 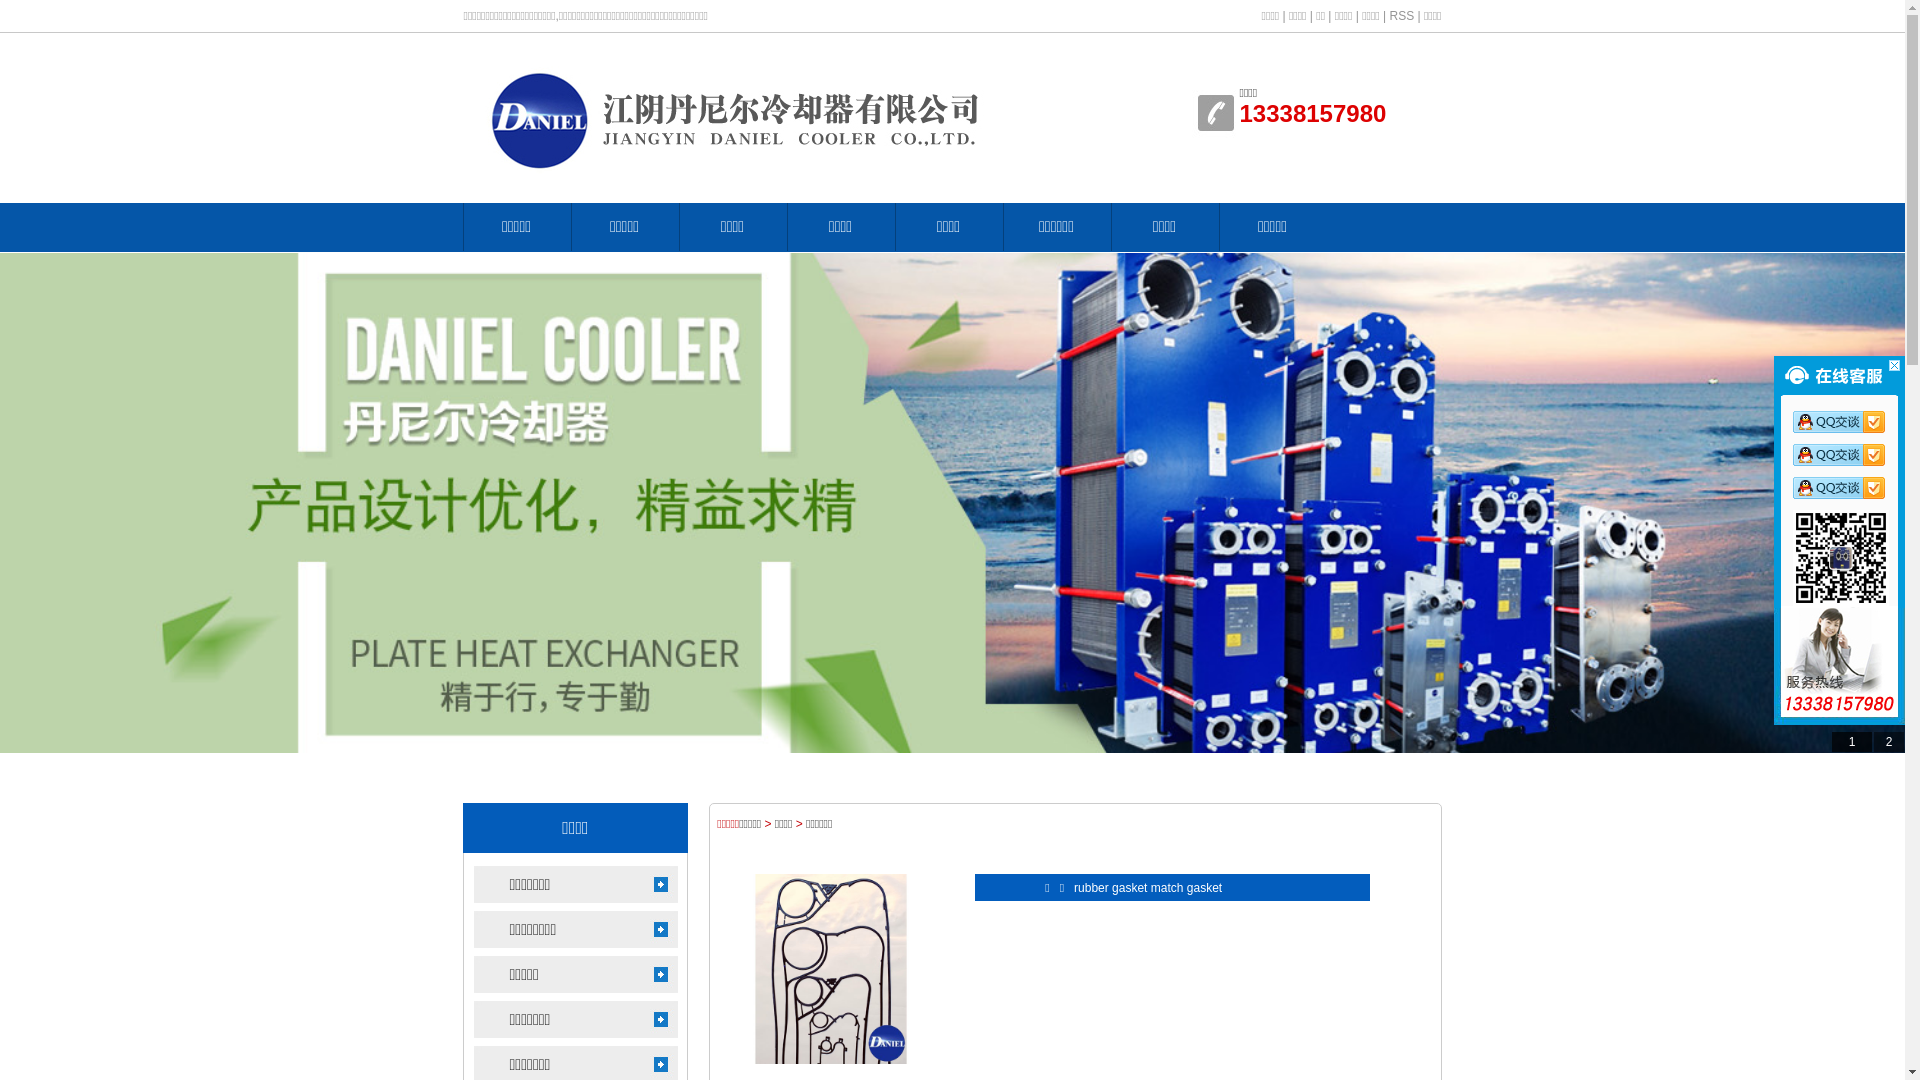 What do you see at coordinates (1387, 15) in the screenshot?
I see `'RSS'` at bounding box center [1387, 15].